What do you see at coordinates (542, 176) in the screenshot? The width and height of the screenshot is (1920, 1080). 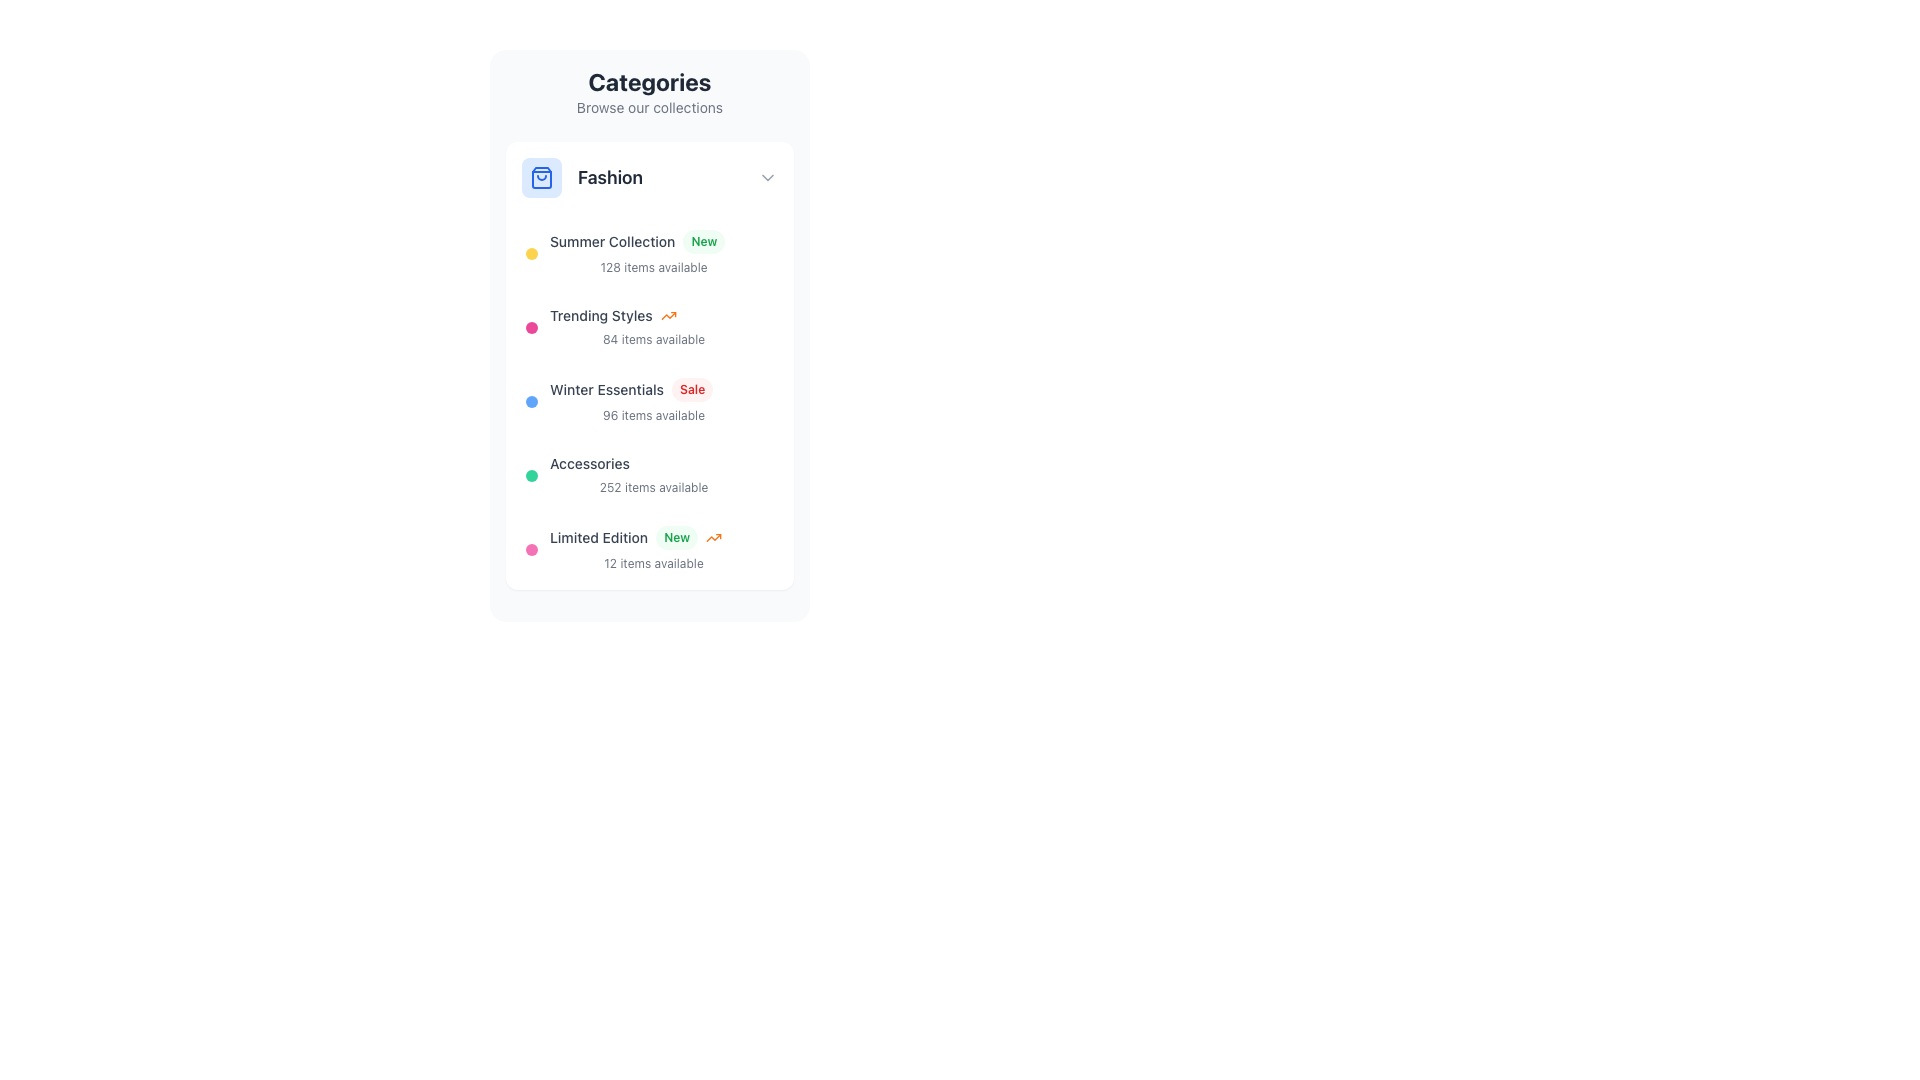 I see `the shopping bag icon with blue lines` at bounding box center [542, 176].